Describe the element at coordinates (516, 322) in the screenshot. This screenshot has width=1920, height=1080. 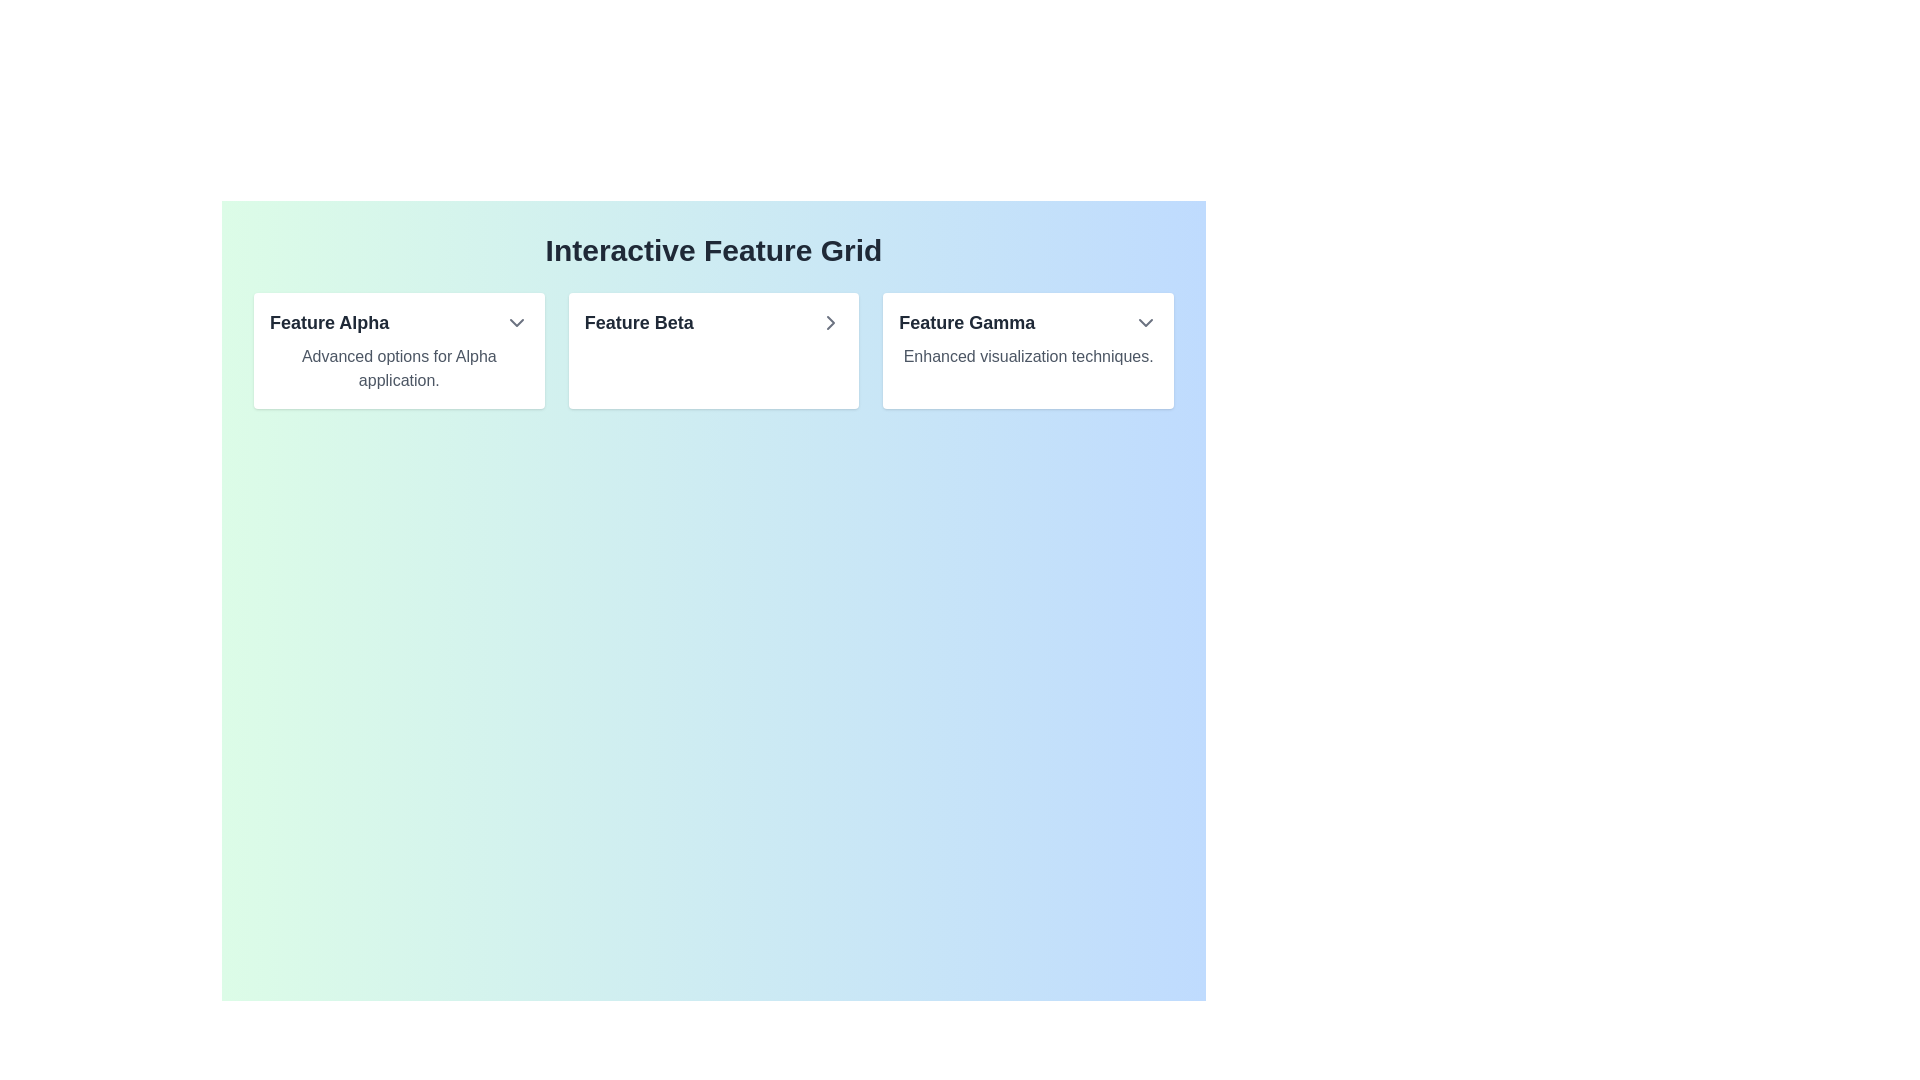
I see `the downward-facing gray chevron indicator next to 'Feature Alpha' to observe the style change on hover` at that location.